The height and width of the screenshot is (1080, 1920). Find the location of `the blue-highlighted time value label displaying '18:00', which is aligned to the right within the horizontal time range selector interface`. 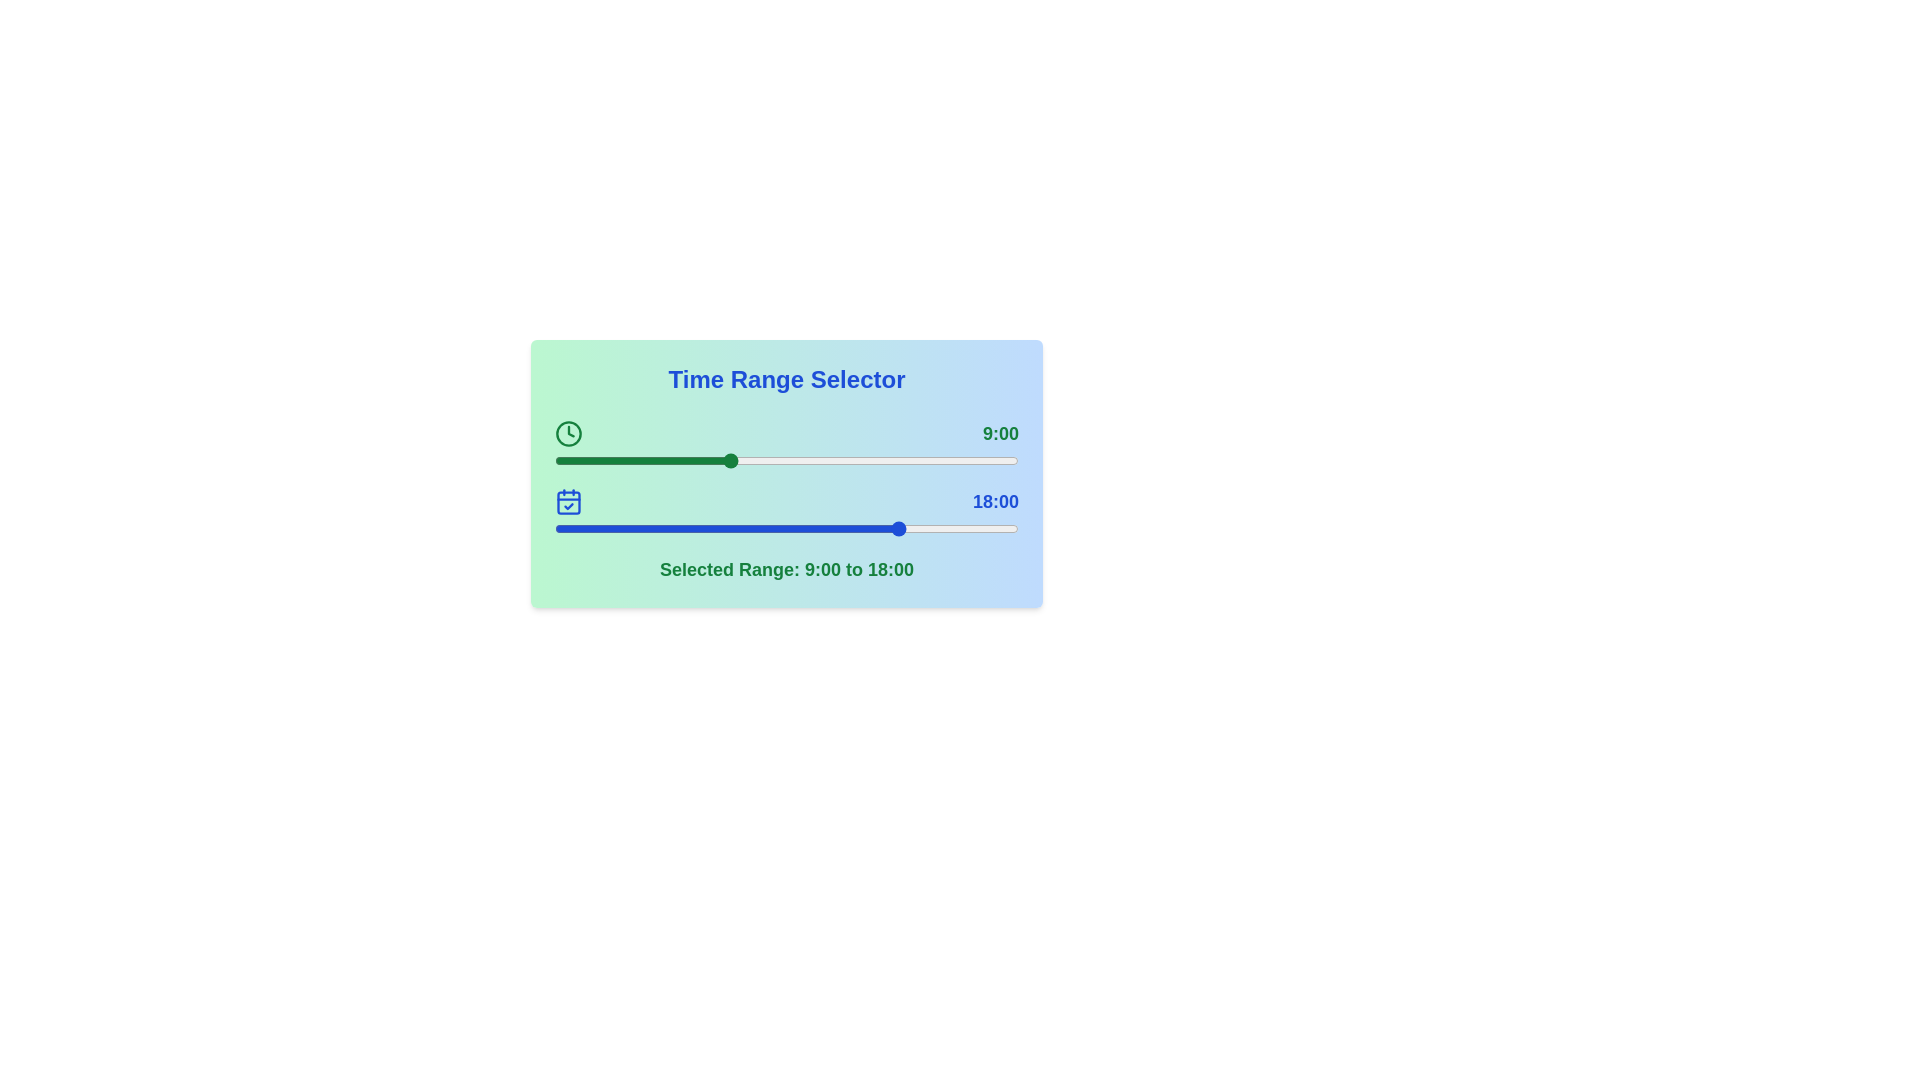

the blue-highlighted time value label displaying '18:00', which is aligned to the right within the horizontal time range selector interface is located at coordinates (786, 512).